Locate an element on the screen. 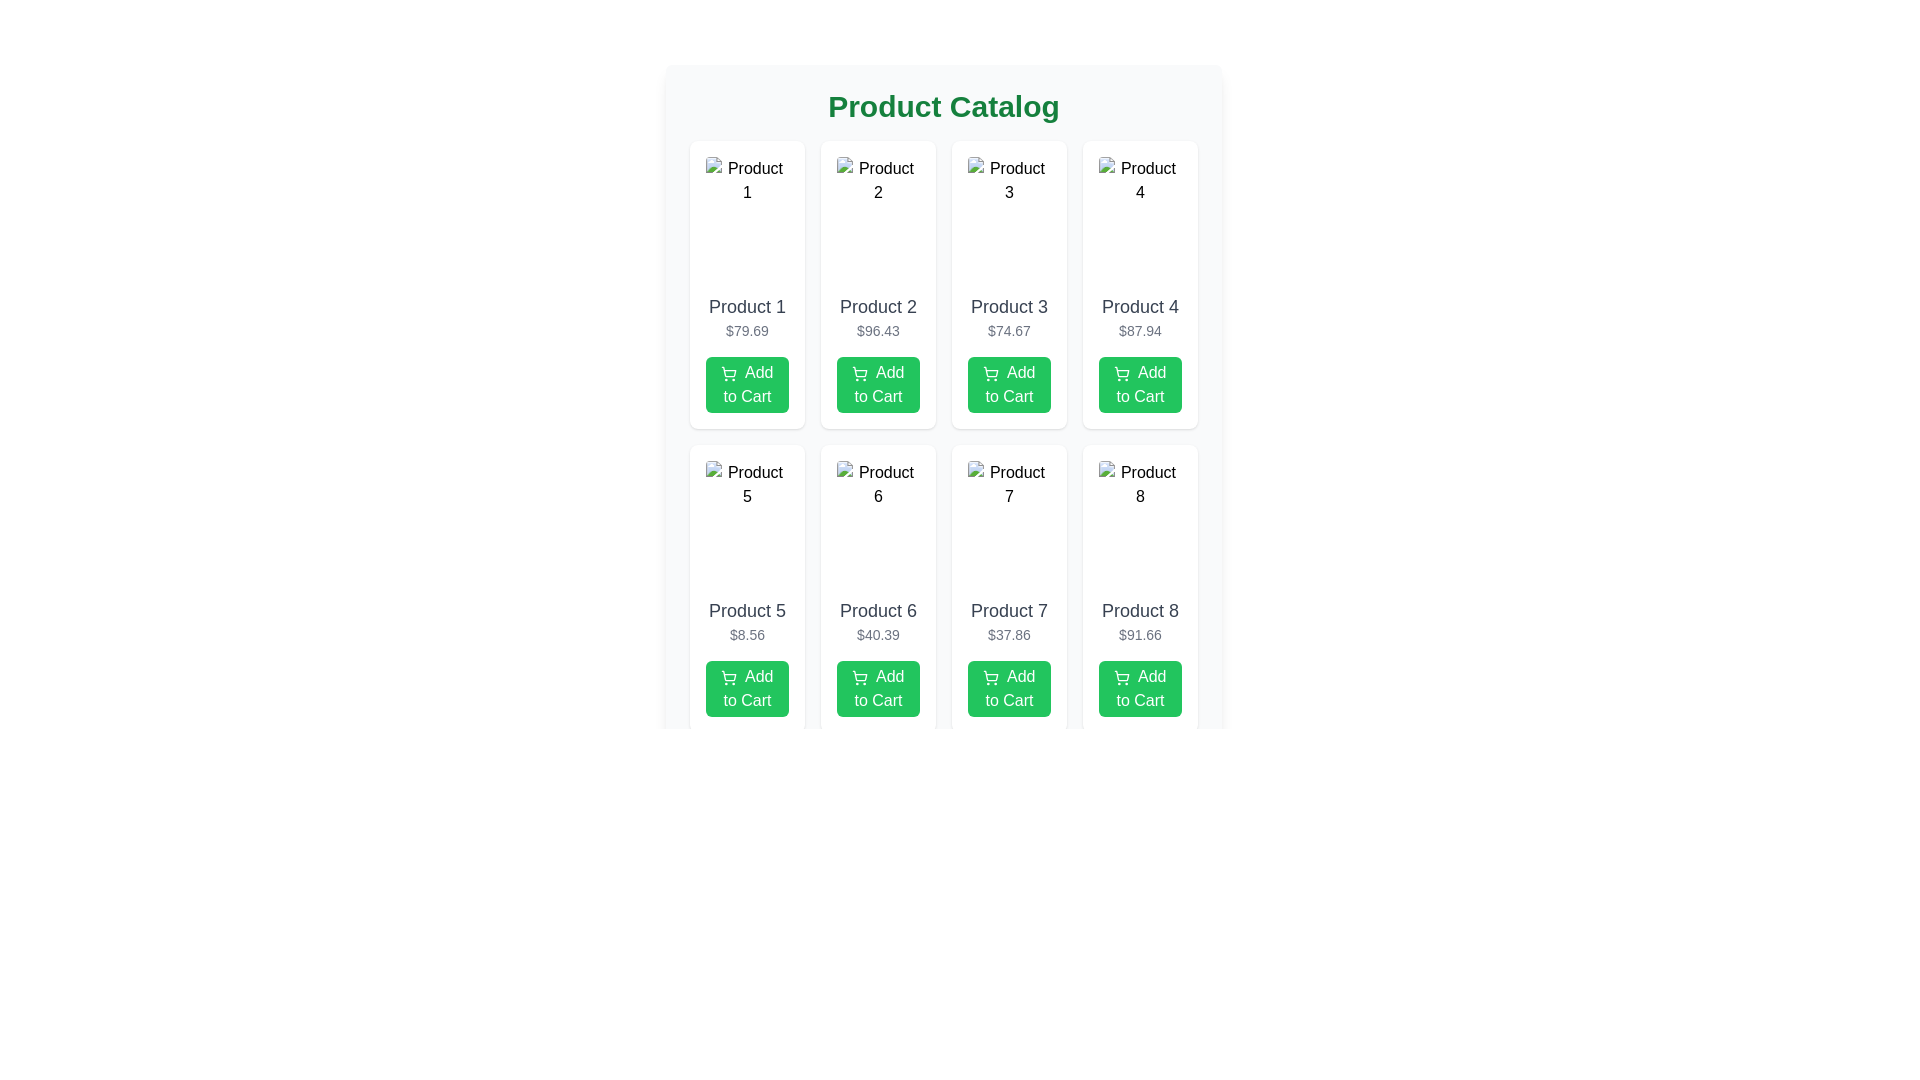  the 'Add to Cart' button icon for 'Product 7', located in the second row and third column of the product listing grid is located at coordinates (991, 676).